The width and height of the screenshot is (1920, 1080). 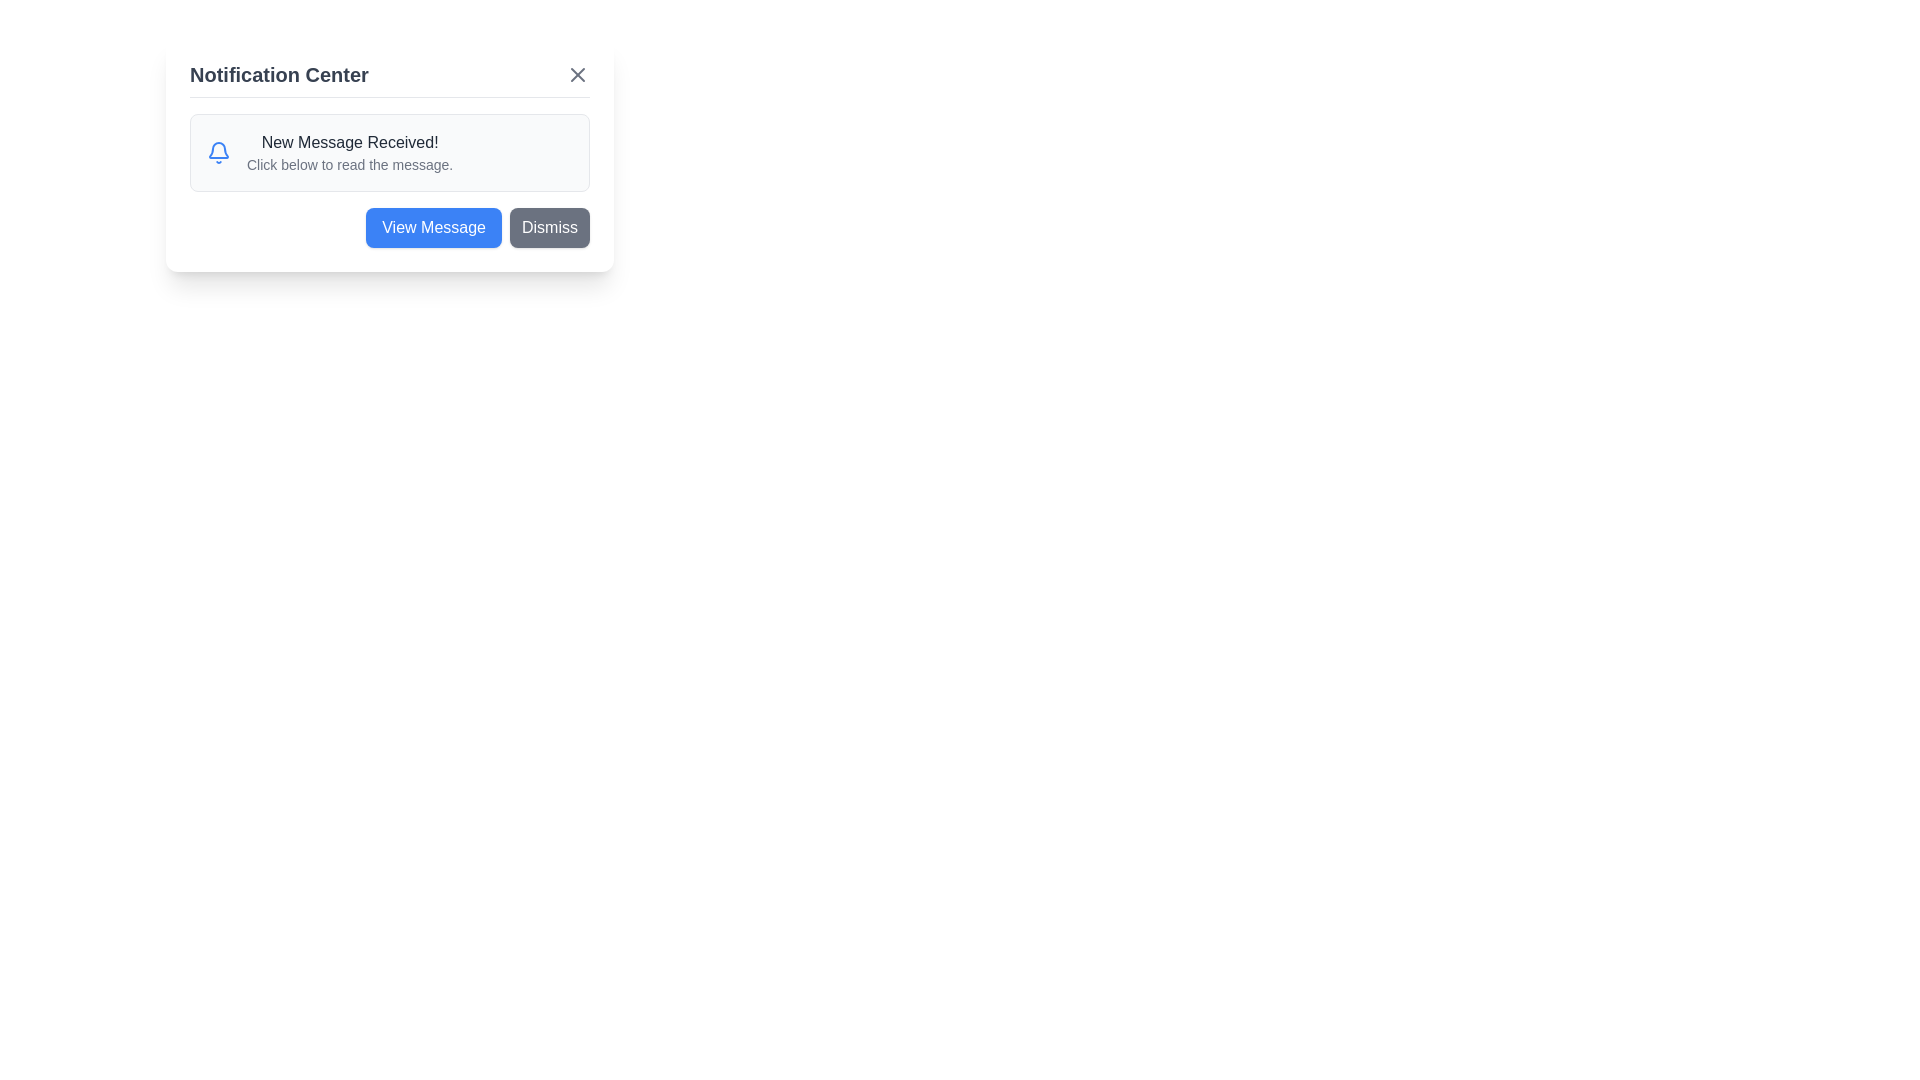 I want to click on the button located in the bottom section of the 'Notification Center' that navigates to view message details, so click(x=389, y=226).